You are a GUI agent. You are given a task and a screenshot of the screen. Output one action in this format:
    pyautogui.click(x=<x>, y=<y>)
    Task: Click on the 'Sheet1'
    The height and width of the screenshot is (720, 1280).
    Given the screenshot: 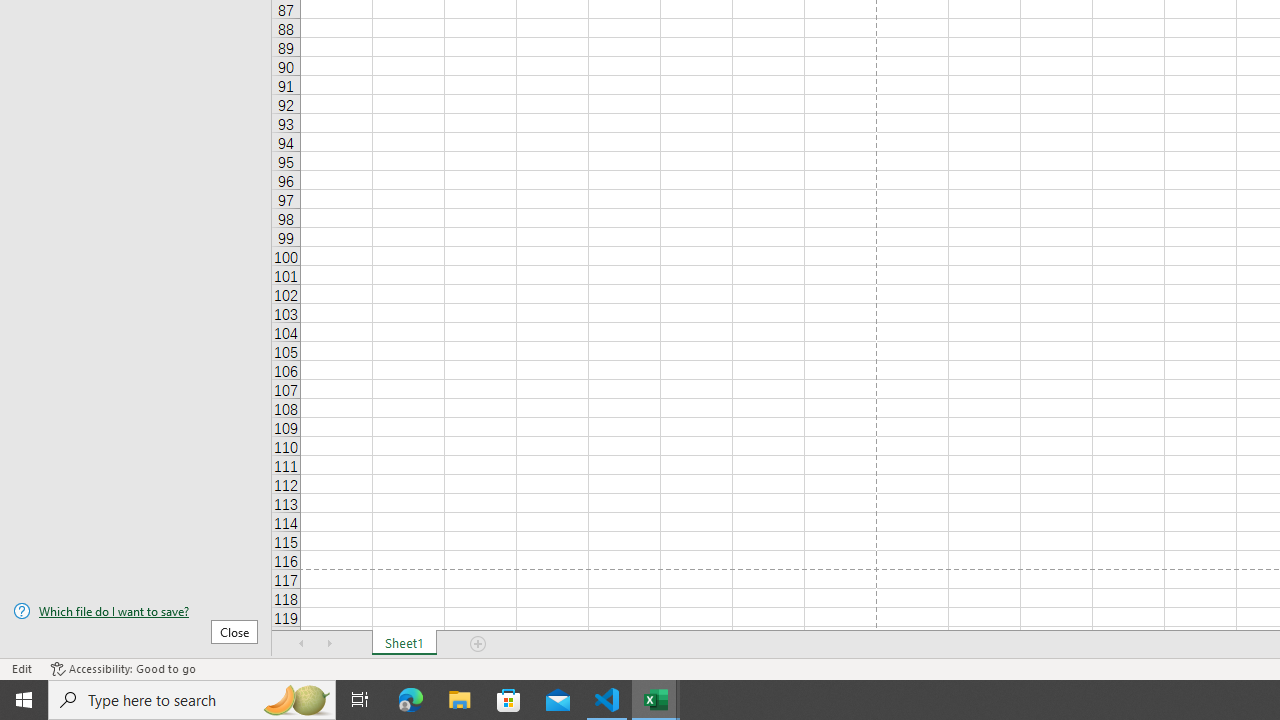 What is the action you would take?
    pyautogui.click(x=403, y=644)
    